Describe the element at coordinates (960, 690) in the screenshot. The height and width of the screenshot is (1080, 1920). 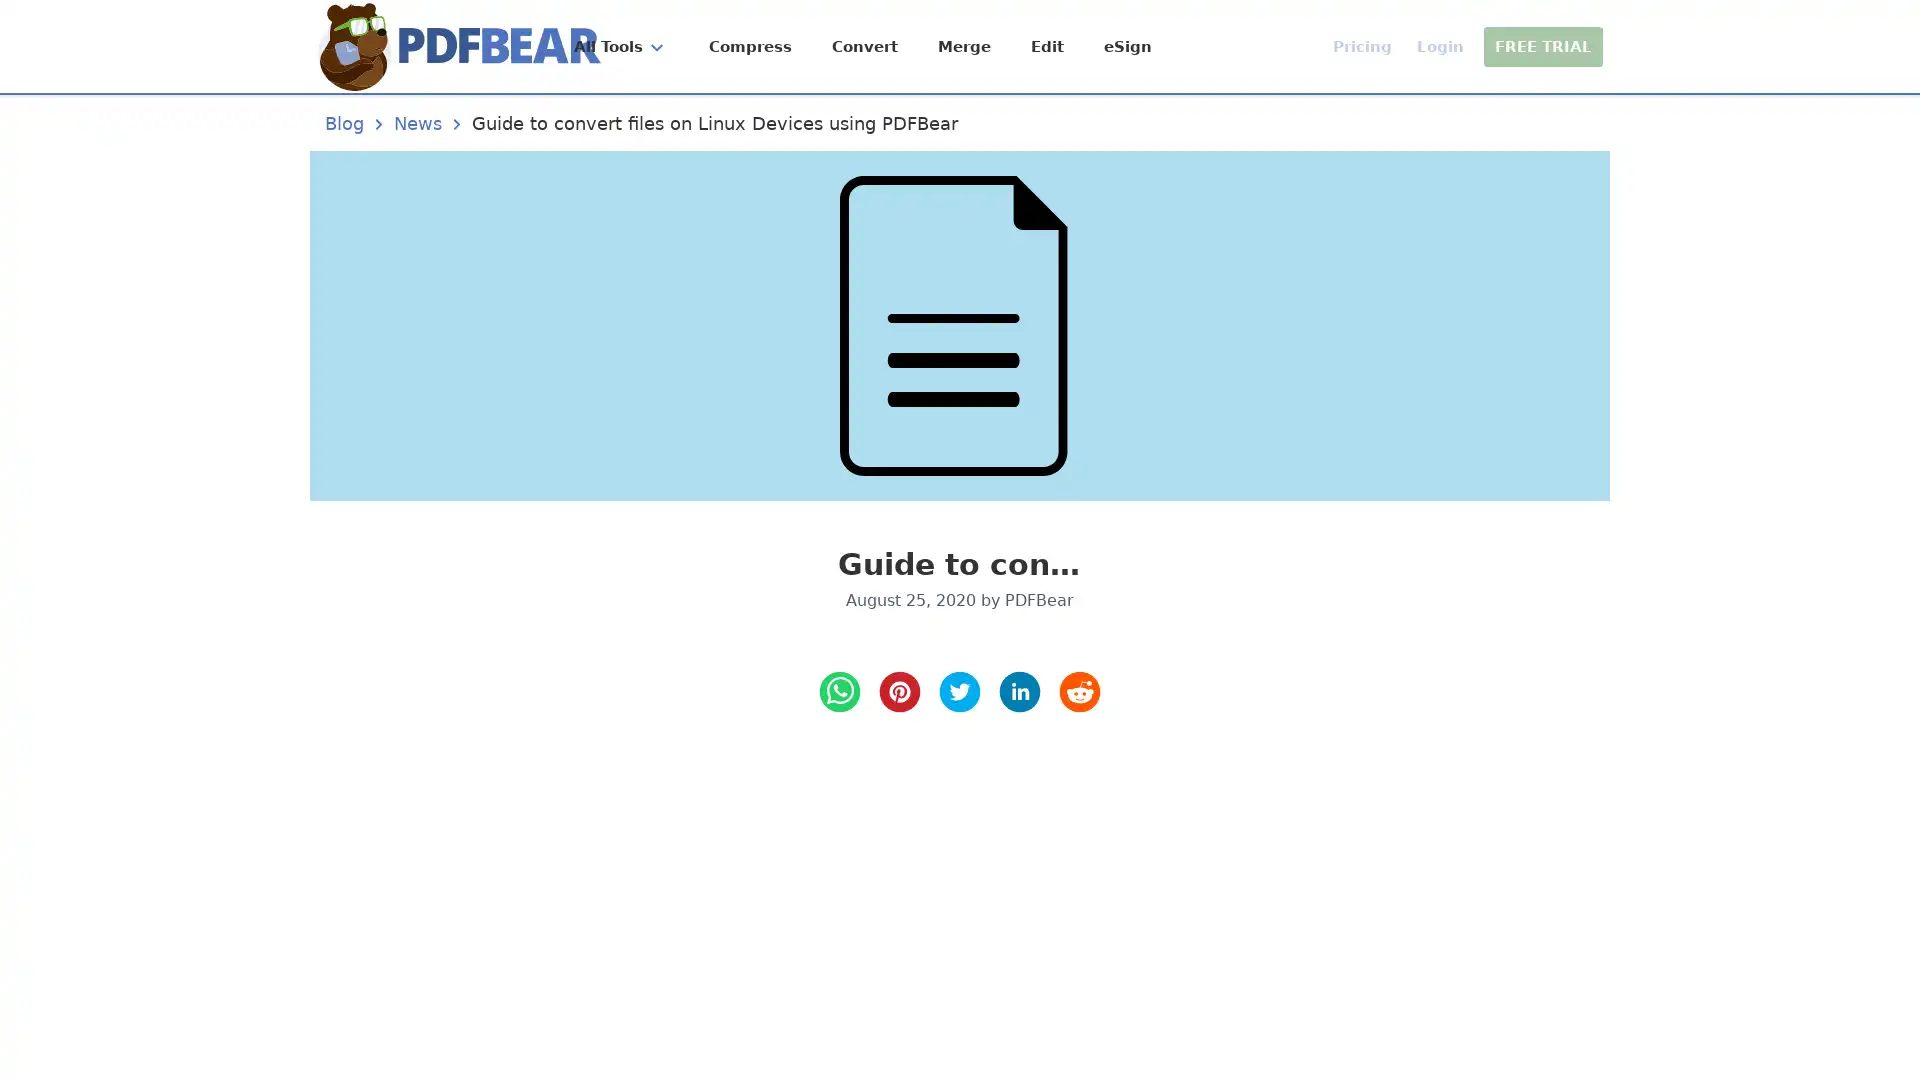
I see `twitter` at that location.